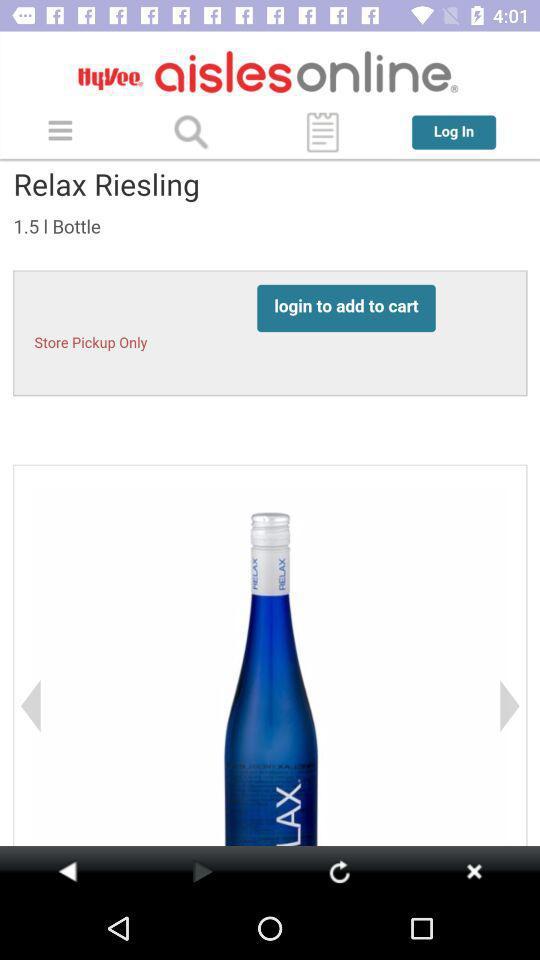 This screenshot has width=540, height=960. What do you see at coordinates (67, 870) in the screenshot?
I see `the arrow_backward icon` at bounding box center [67, 870].